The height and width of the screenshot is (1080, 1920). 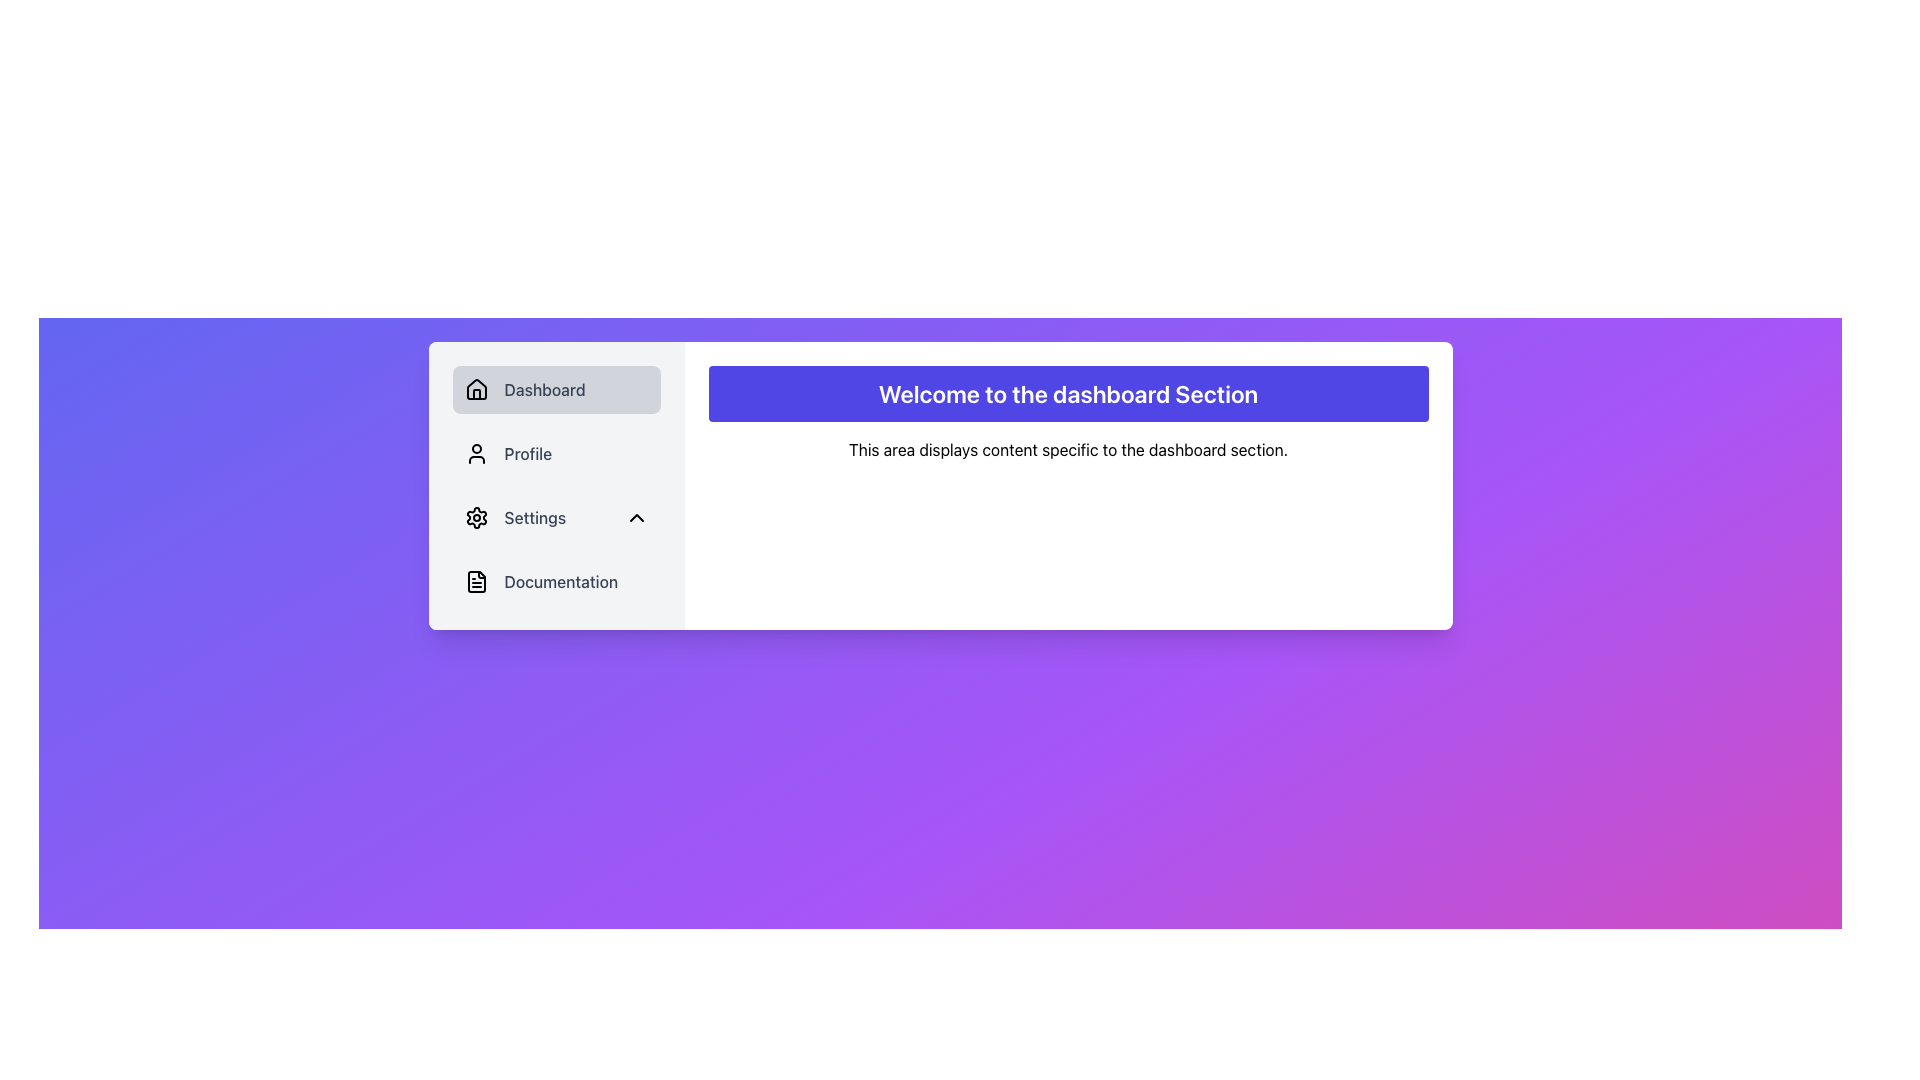 What do you see at coordinates (560, 582) in the screenshot?
I see `the 'Documentation' static text located at the last position in the vertical navigation list on the left sidebar, directly below the 'Settings' item` at bounding box center [560, 582].